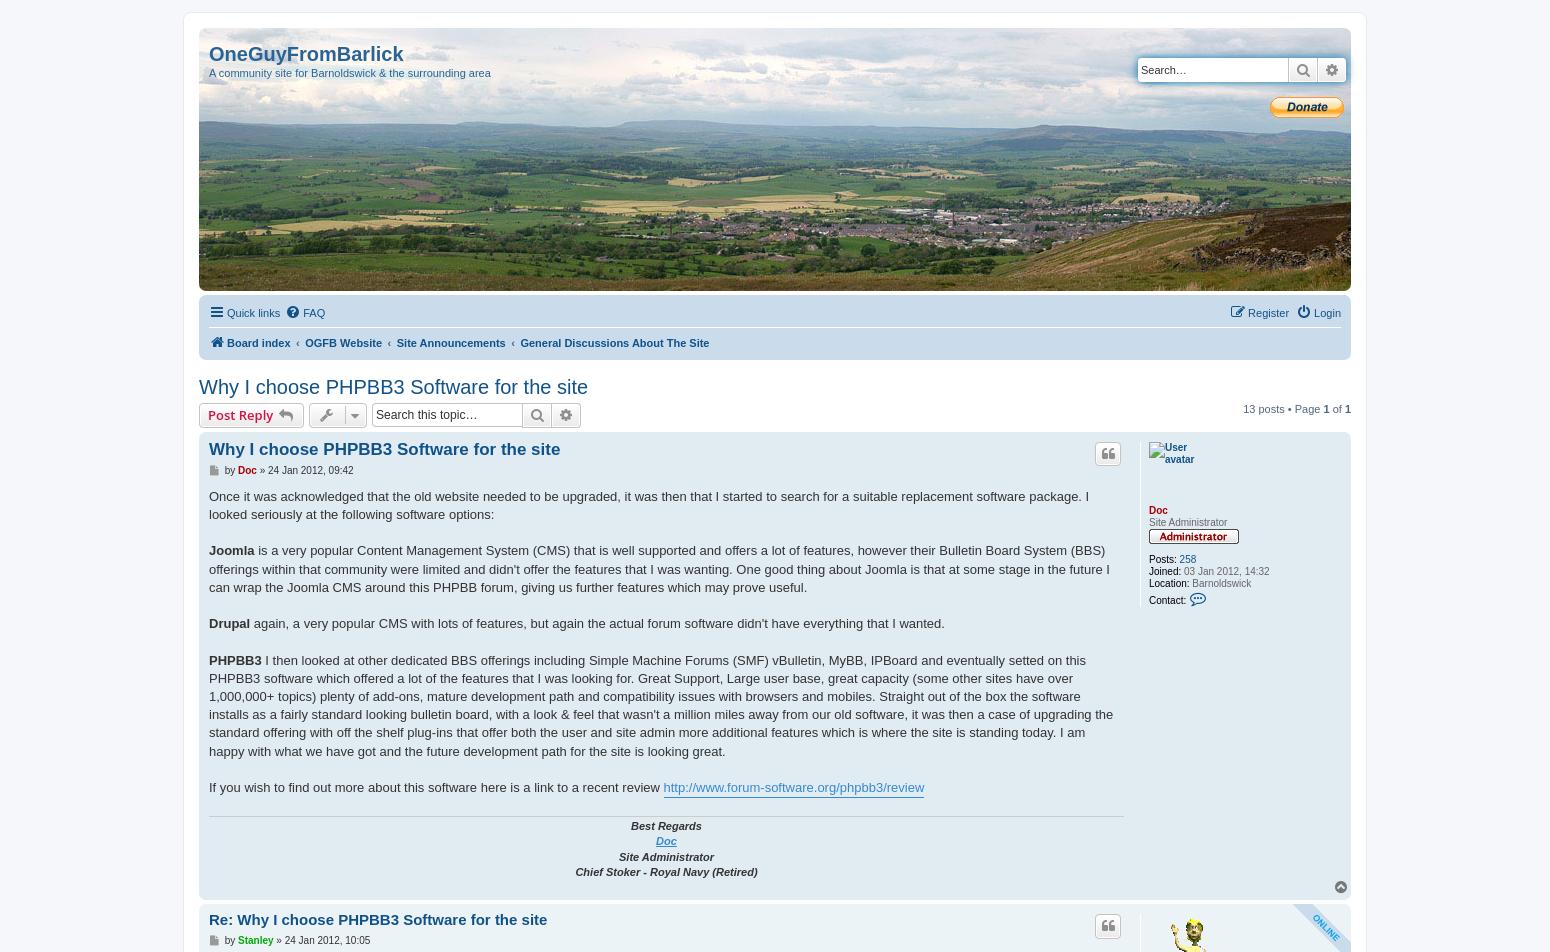 This screenshot has height=952, width=1550. I want to click on 'OGFB Website', so click(342, 343).